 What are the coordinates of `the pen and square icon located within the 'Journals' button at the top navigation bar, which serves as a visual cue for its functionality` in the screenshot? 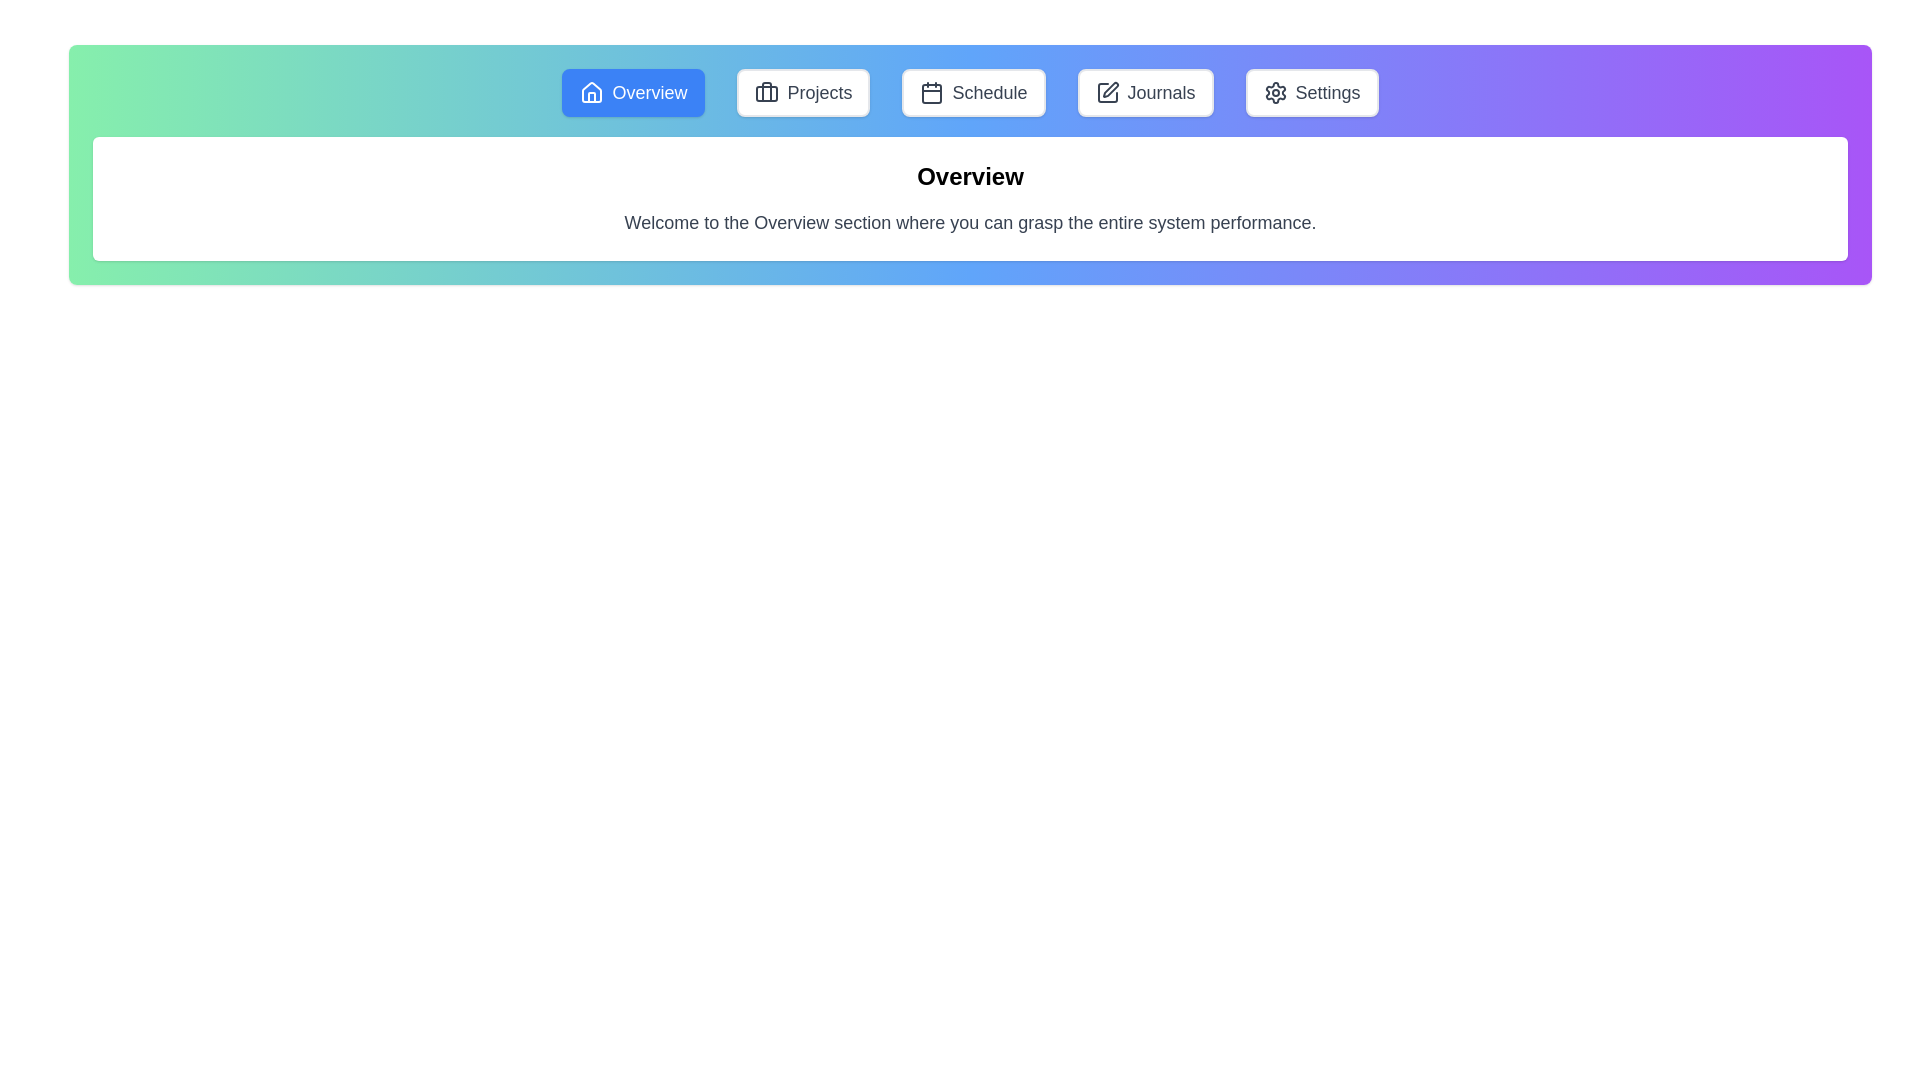 It's located at (1106, 92).